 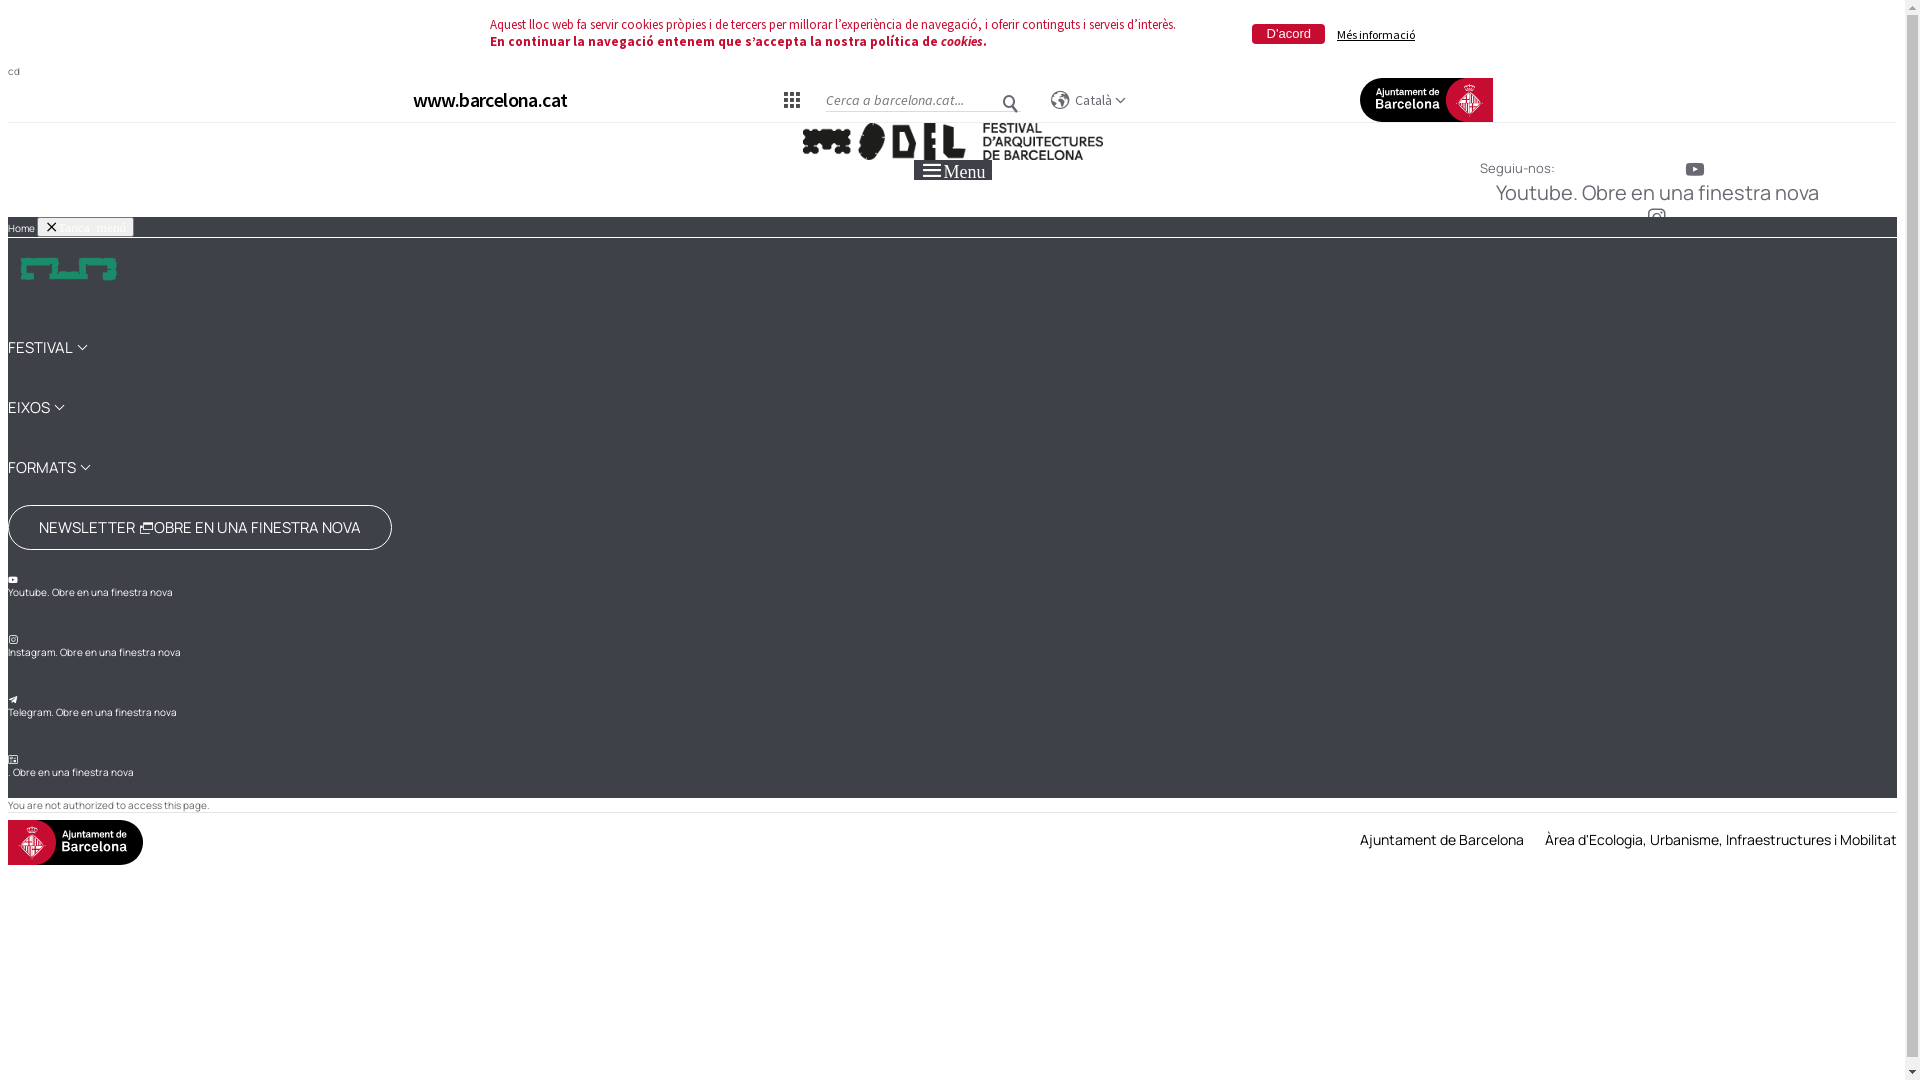 I want to click on 'Home', so click(x=21, y=226).